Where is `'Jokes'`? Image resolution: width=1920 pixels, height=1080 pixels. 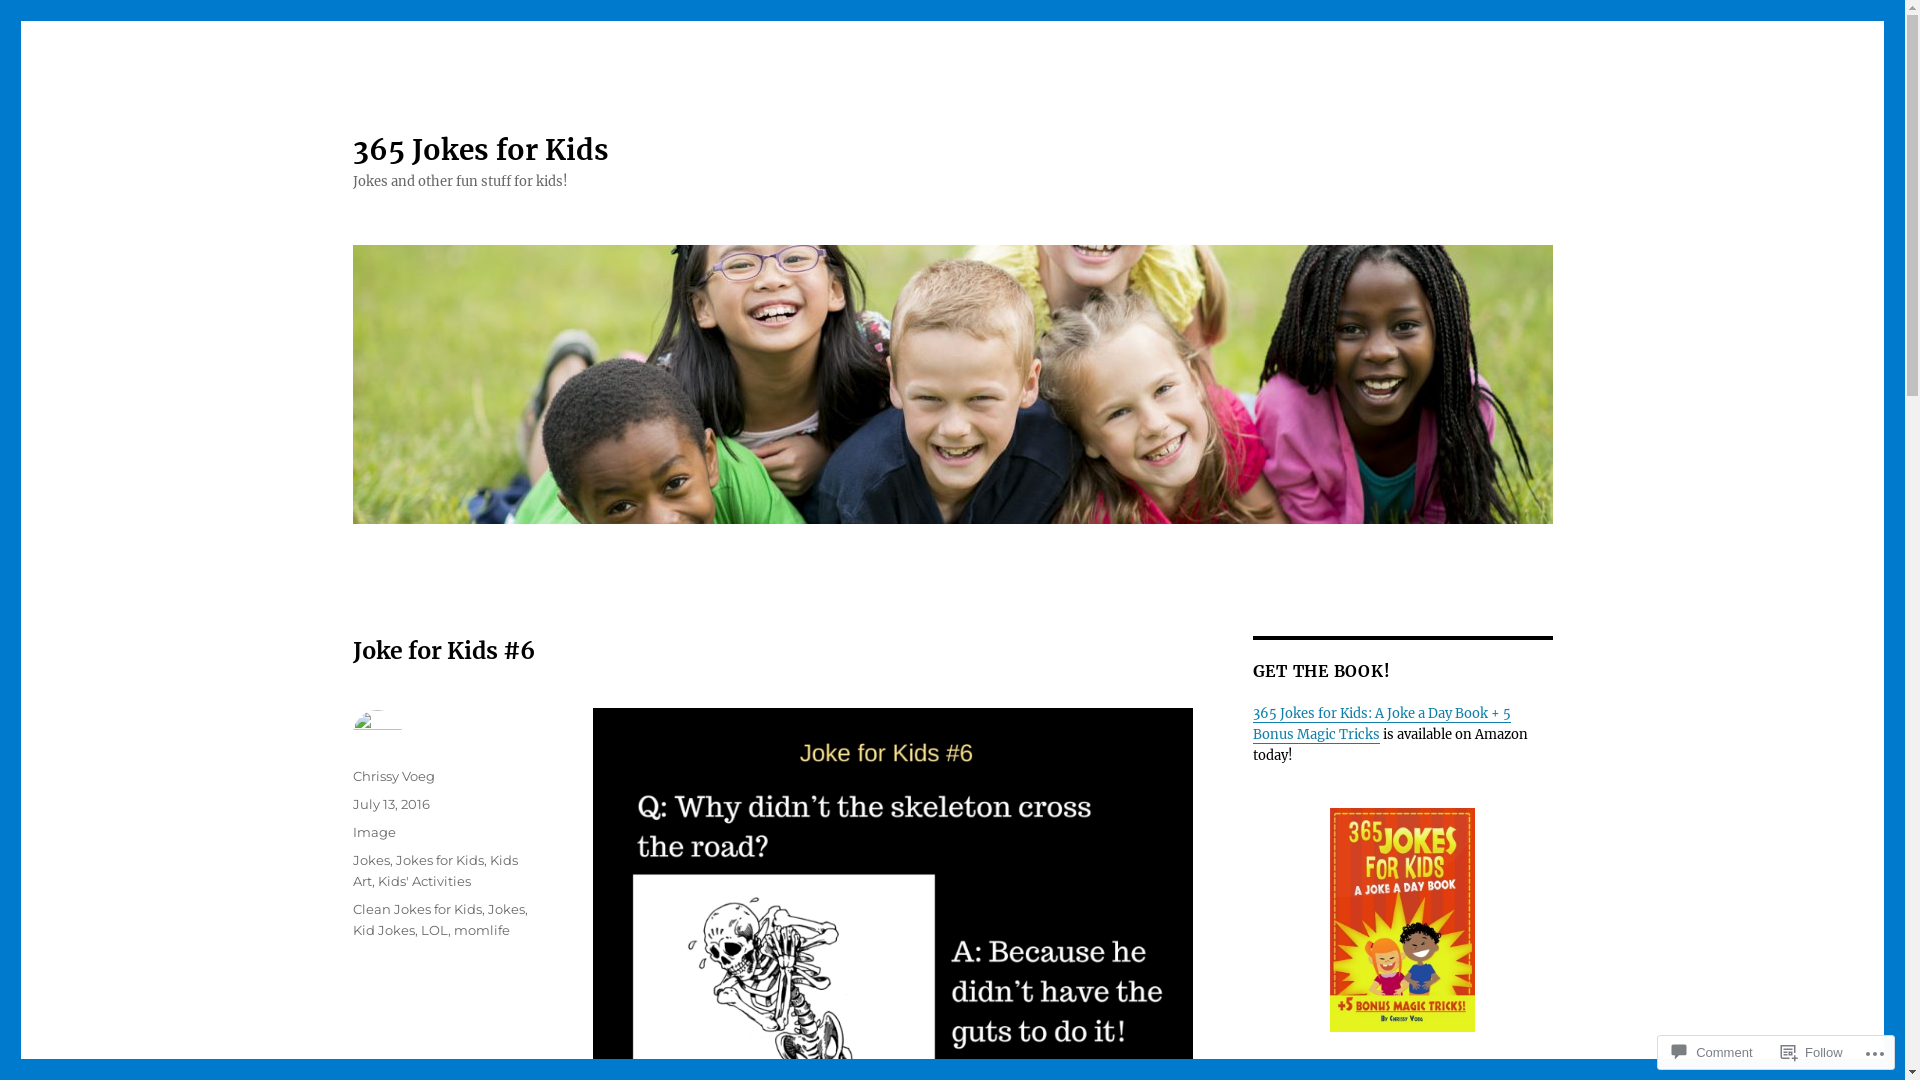 'Jokes' is located at coordinates (506, 909).